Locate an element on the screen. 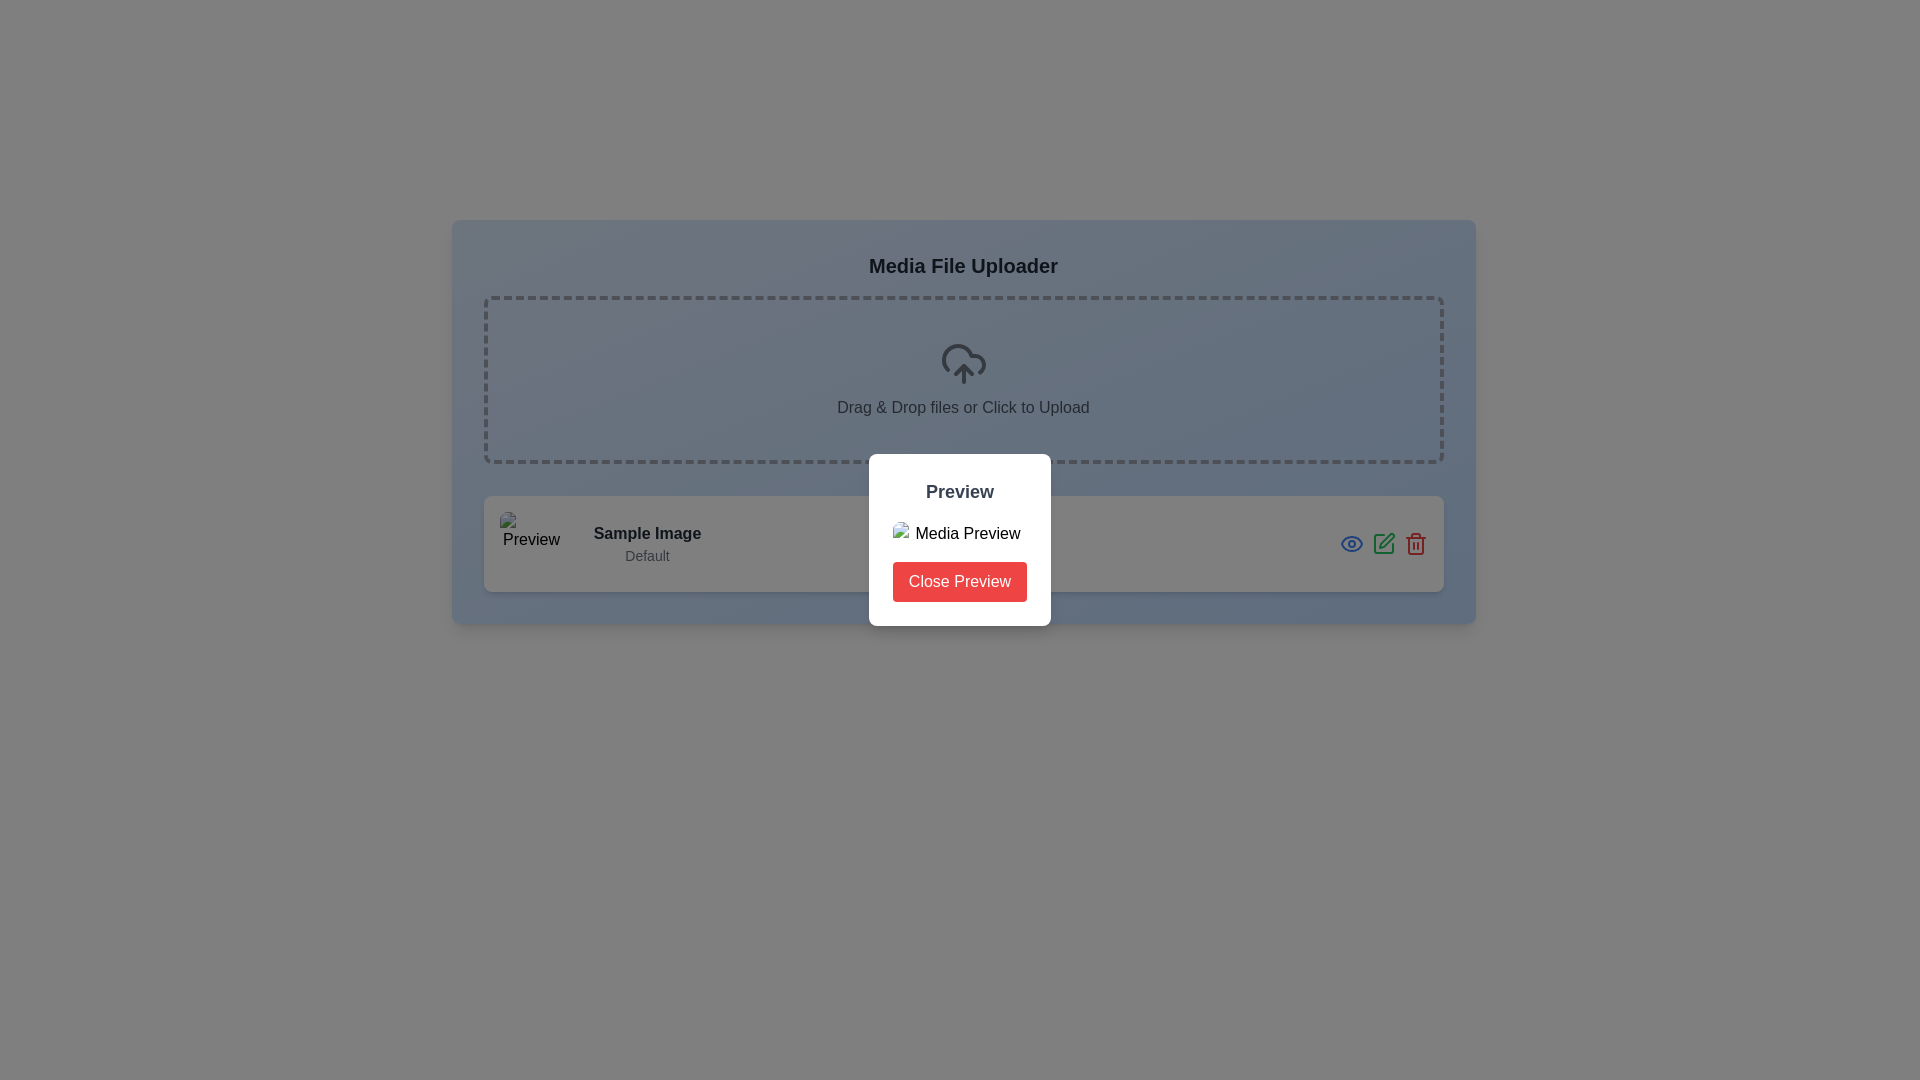  the interactive section that includes an image preview, descriptive text 'Sample Image' and 'Default', along with action buttons, located near the bottom of the interface is located at coordinates (963, 543).